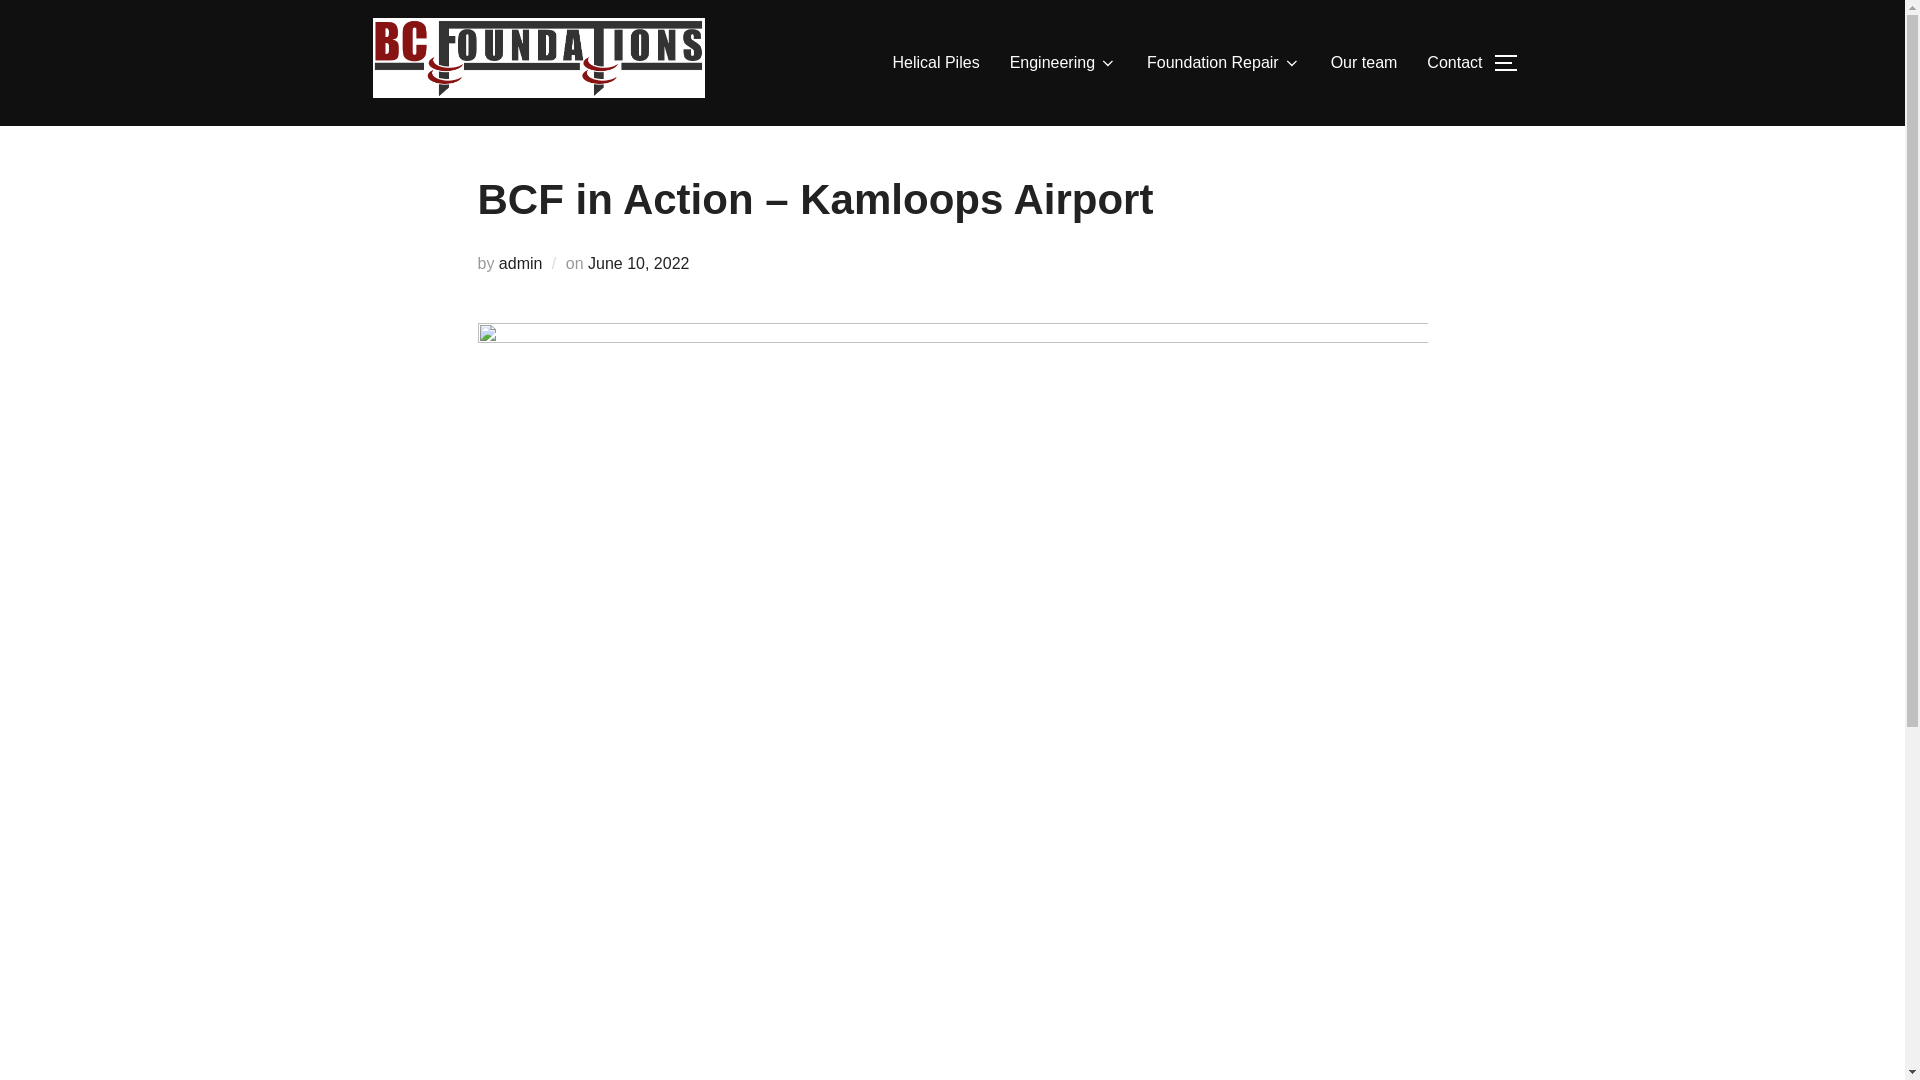  I want to click on 'Engineering', so click(1009, 61).